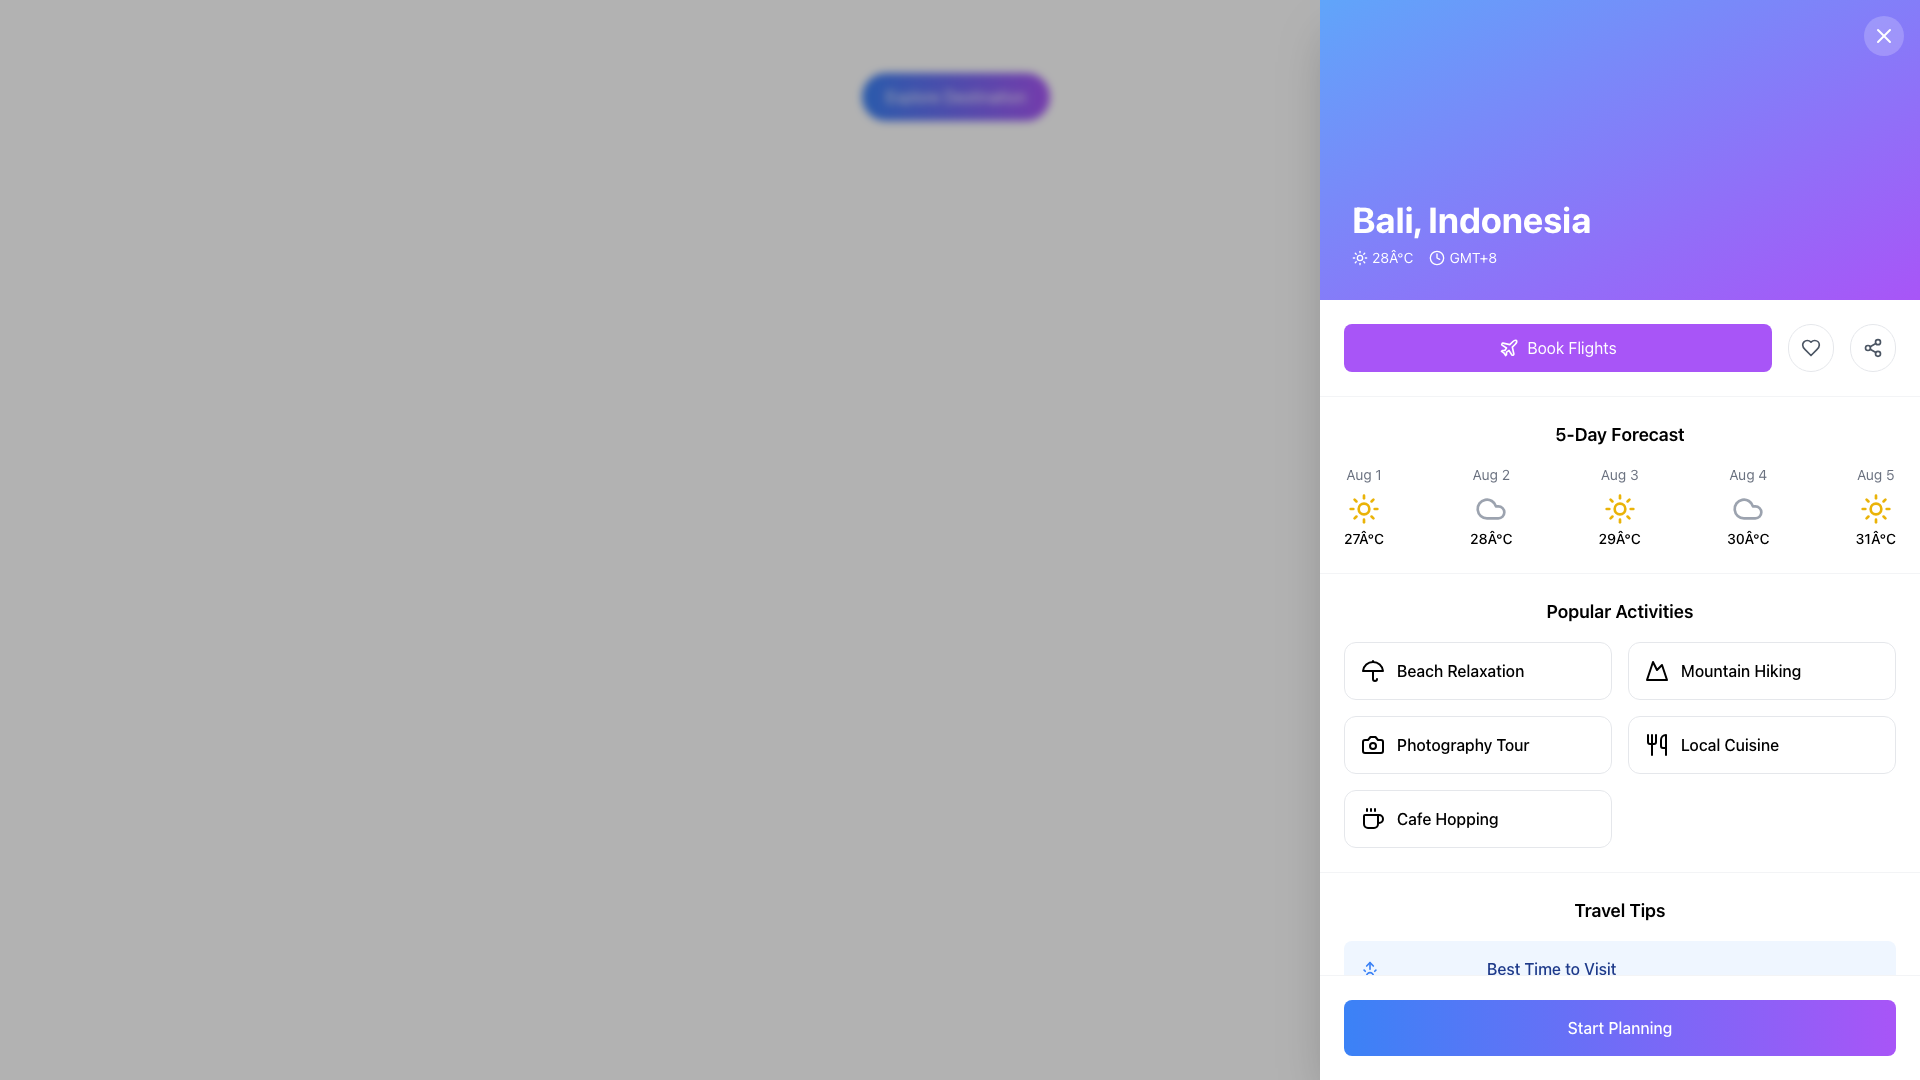  What do you see at coordinates (1810, 346) in the screenshot?
I see `the heart-shaped icon located on the right side of the interface, adjacent to action buttons below the title 'Bali, Indonesia'` at bounding box center [1810, 346].